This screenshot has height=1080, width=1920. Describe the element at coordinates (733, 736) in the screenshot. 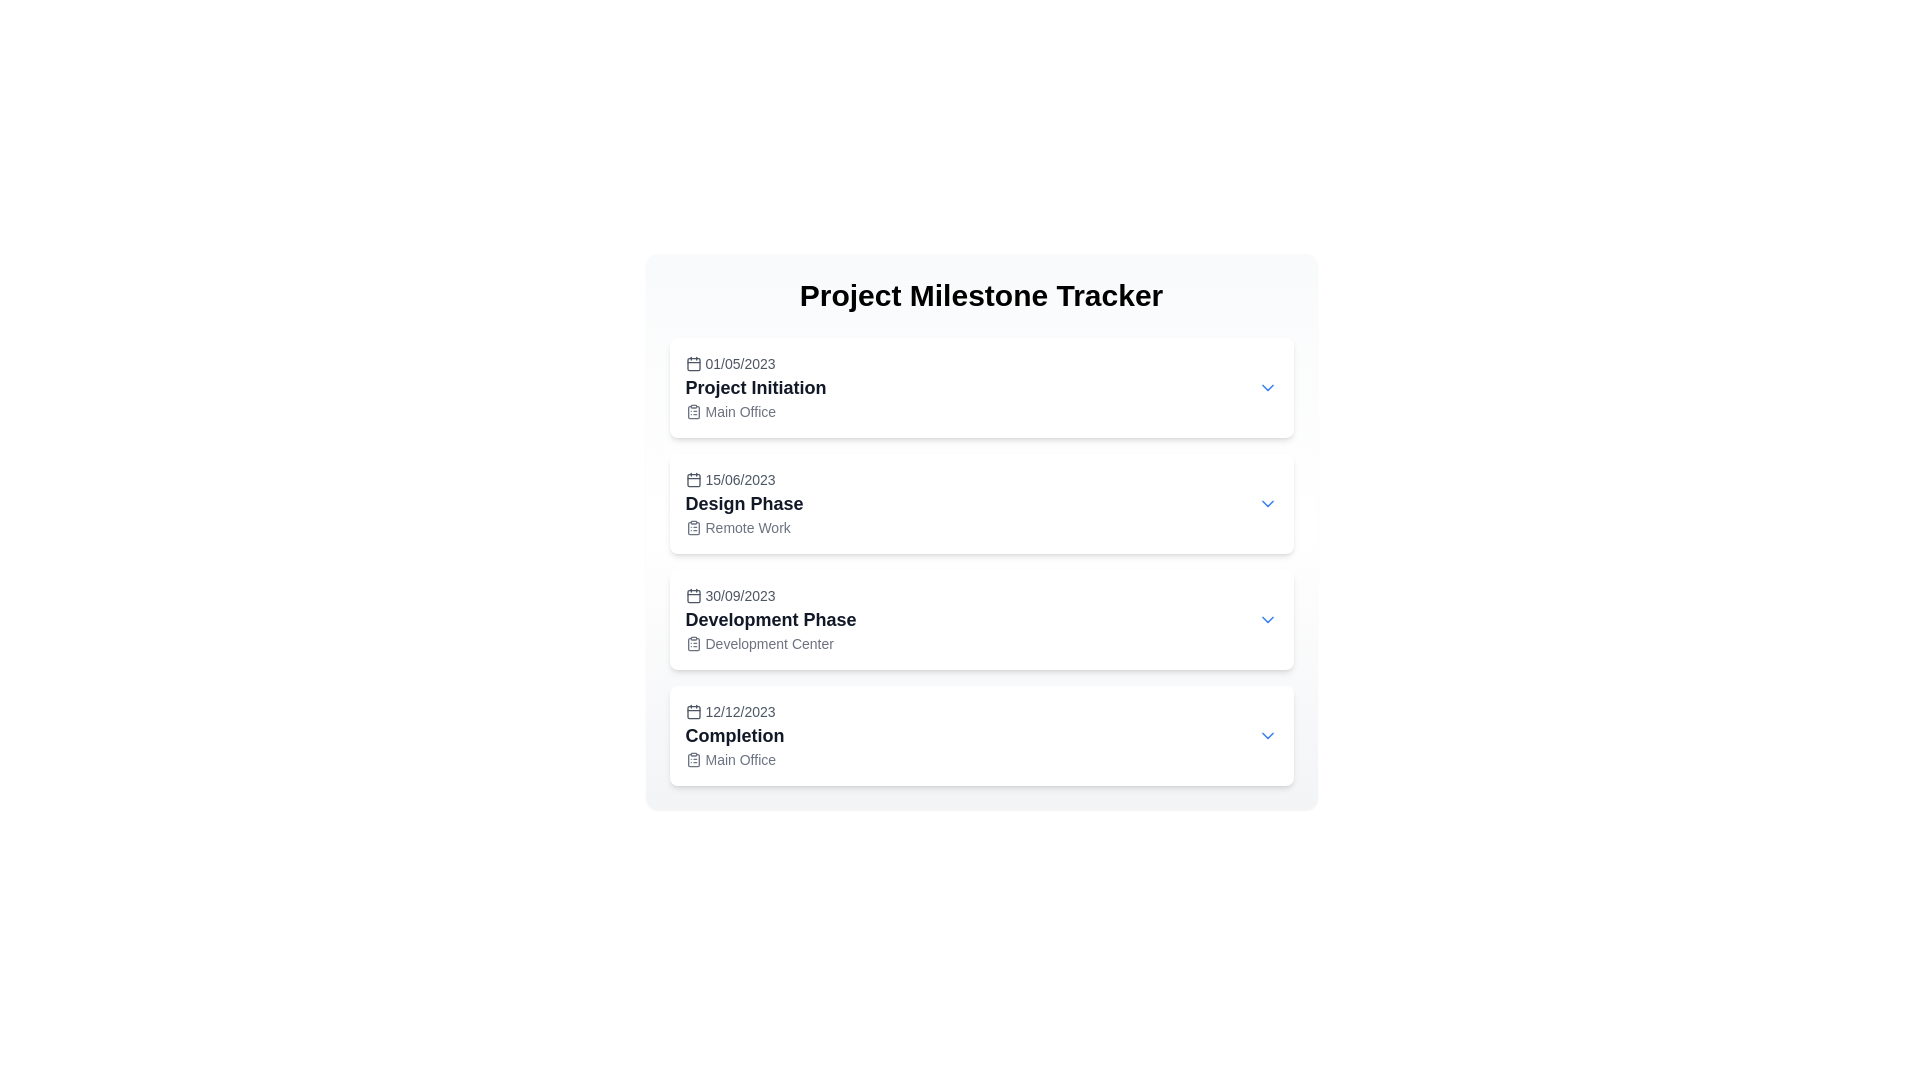

I see `the 'Completion' text label, which is bold and centrally aligned, located below the date '12/12/2023' and above the subtitle 'Main Office'` at that location.